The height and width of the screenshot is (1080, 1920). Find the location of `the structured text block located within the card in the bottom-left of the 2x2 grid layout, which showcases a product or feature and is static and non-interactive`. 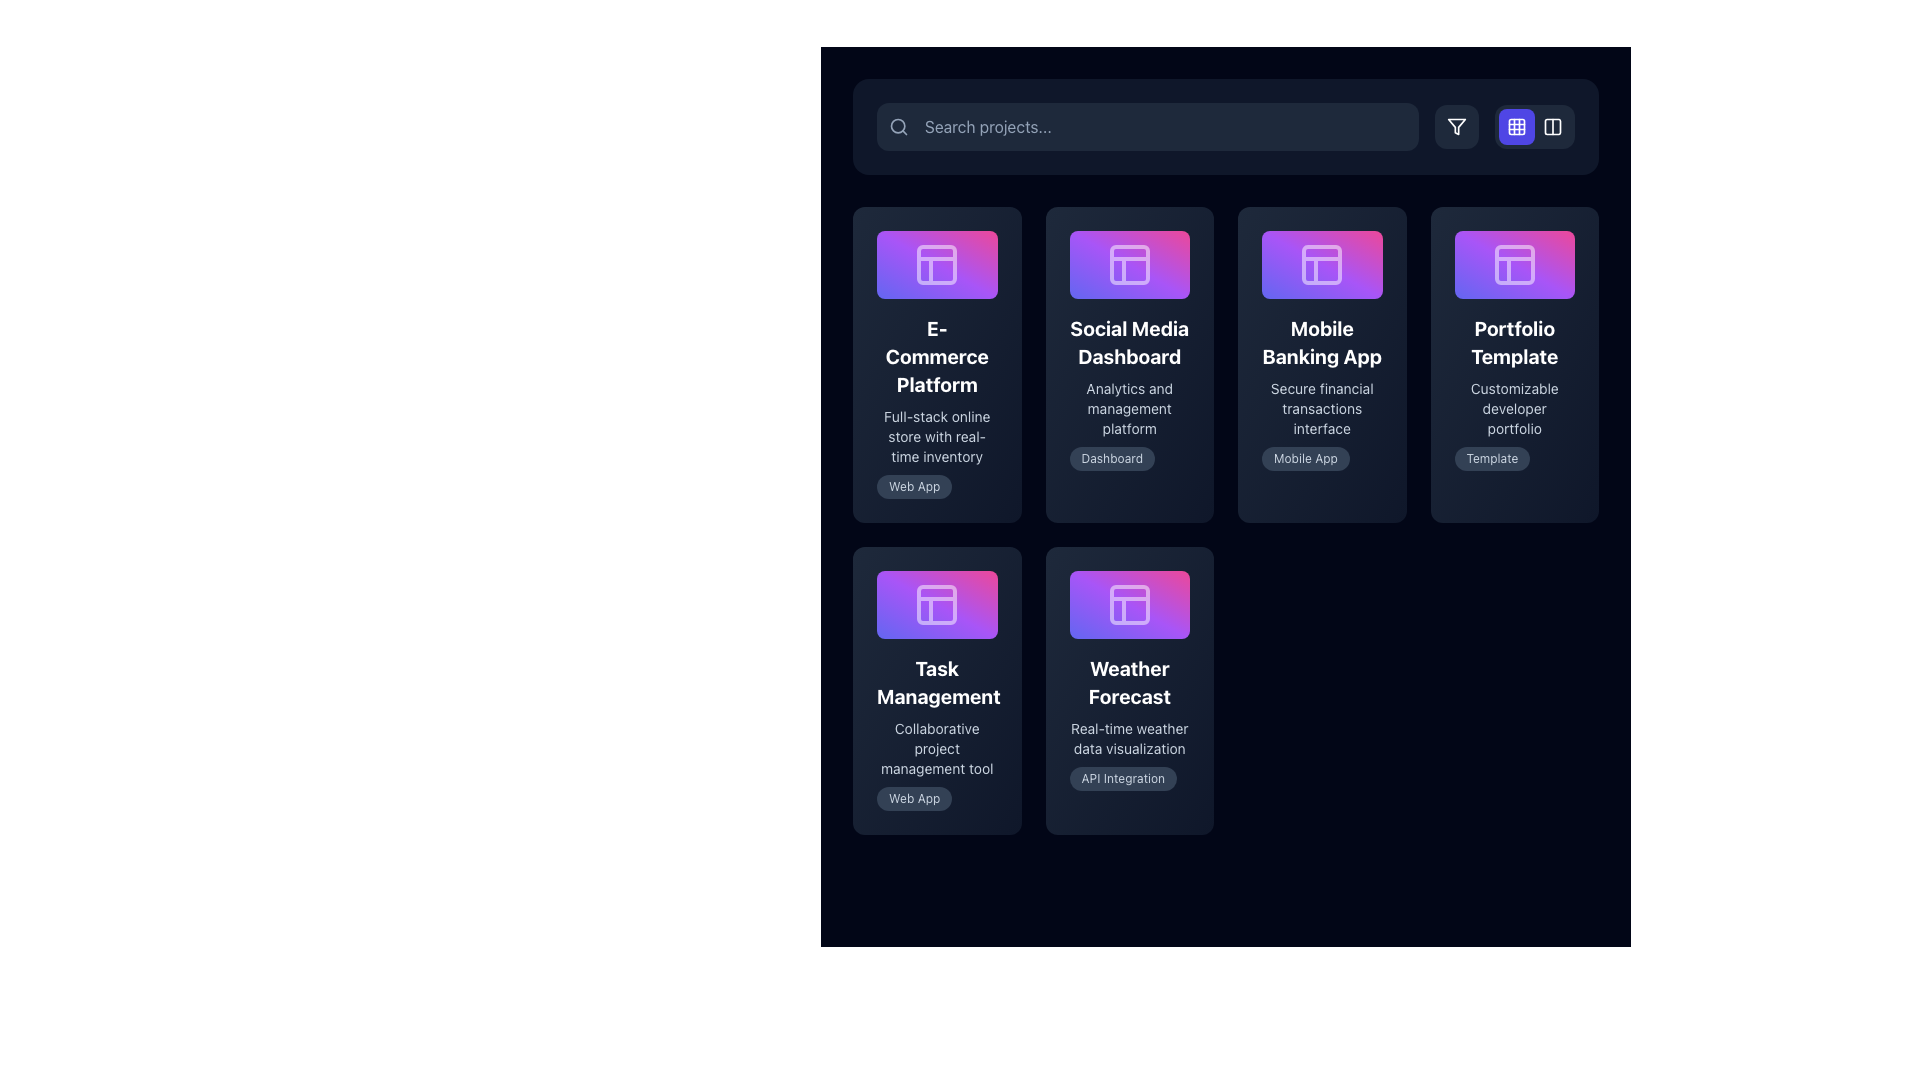

the structured text block located within the card in the bottom-left of the 2x2 grid layout, which showcases a product or feature and is static and non-interactive is located at coordinates (936, 732).